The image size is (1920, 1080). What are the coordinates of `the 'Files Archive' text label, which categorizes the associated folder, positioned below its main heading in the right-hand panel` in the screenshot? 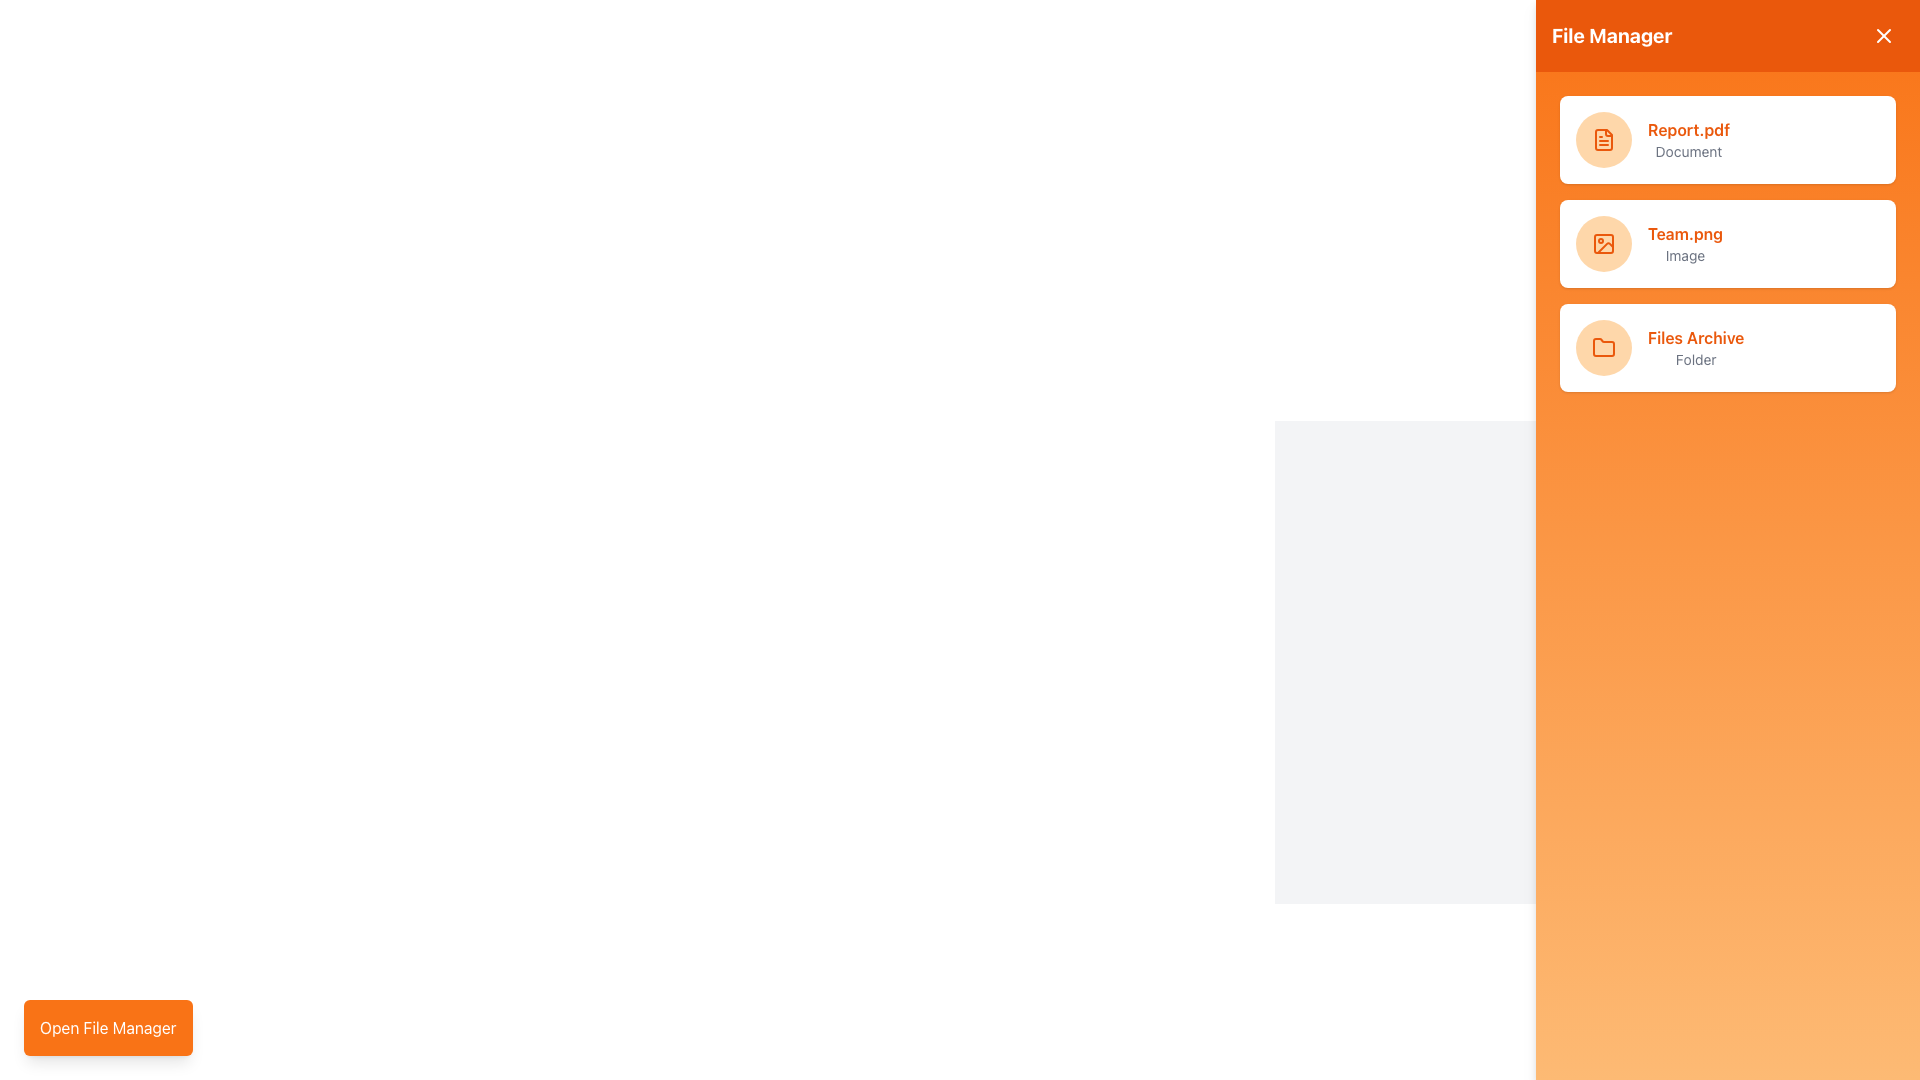 It's located at (1695, 358).